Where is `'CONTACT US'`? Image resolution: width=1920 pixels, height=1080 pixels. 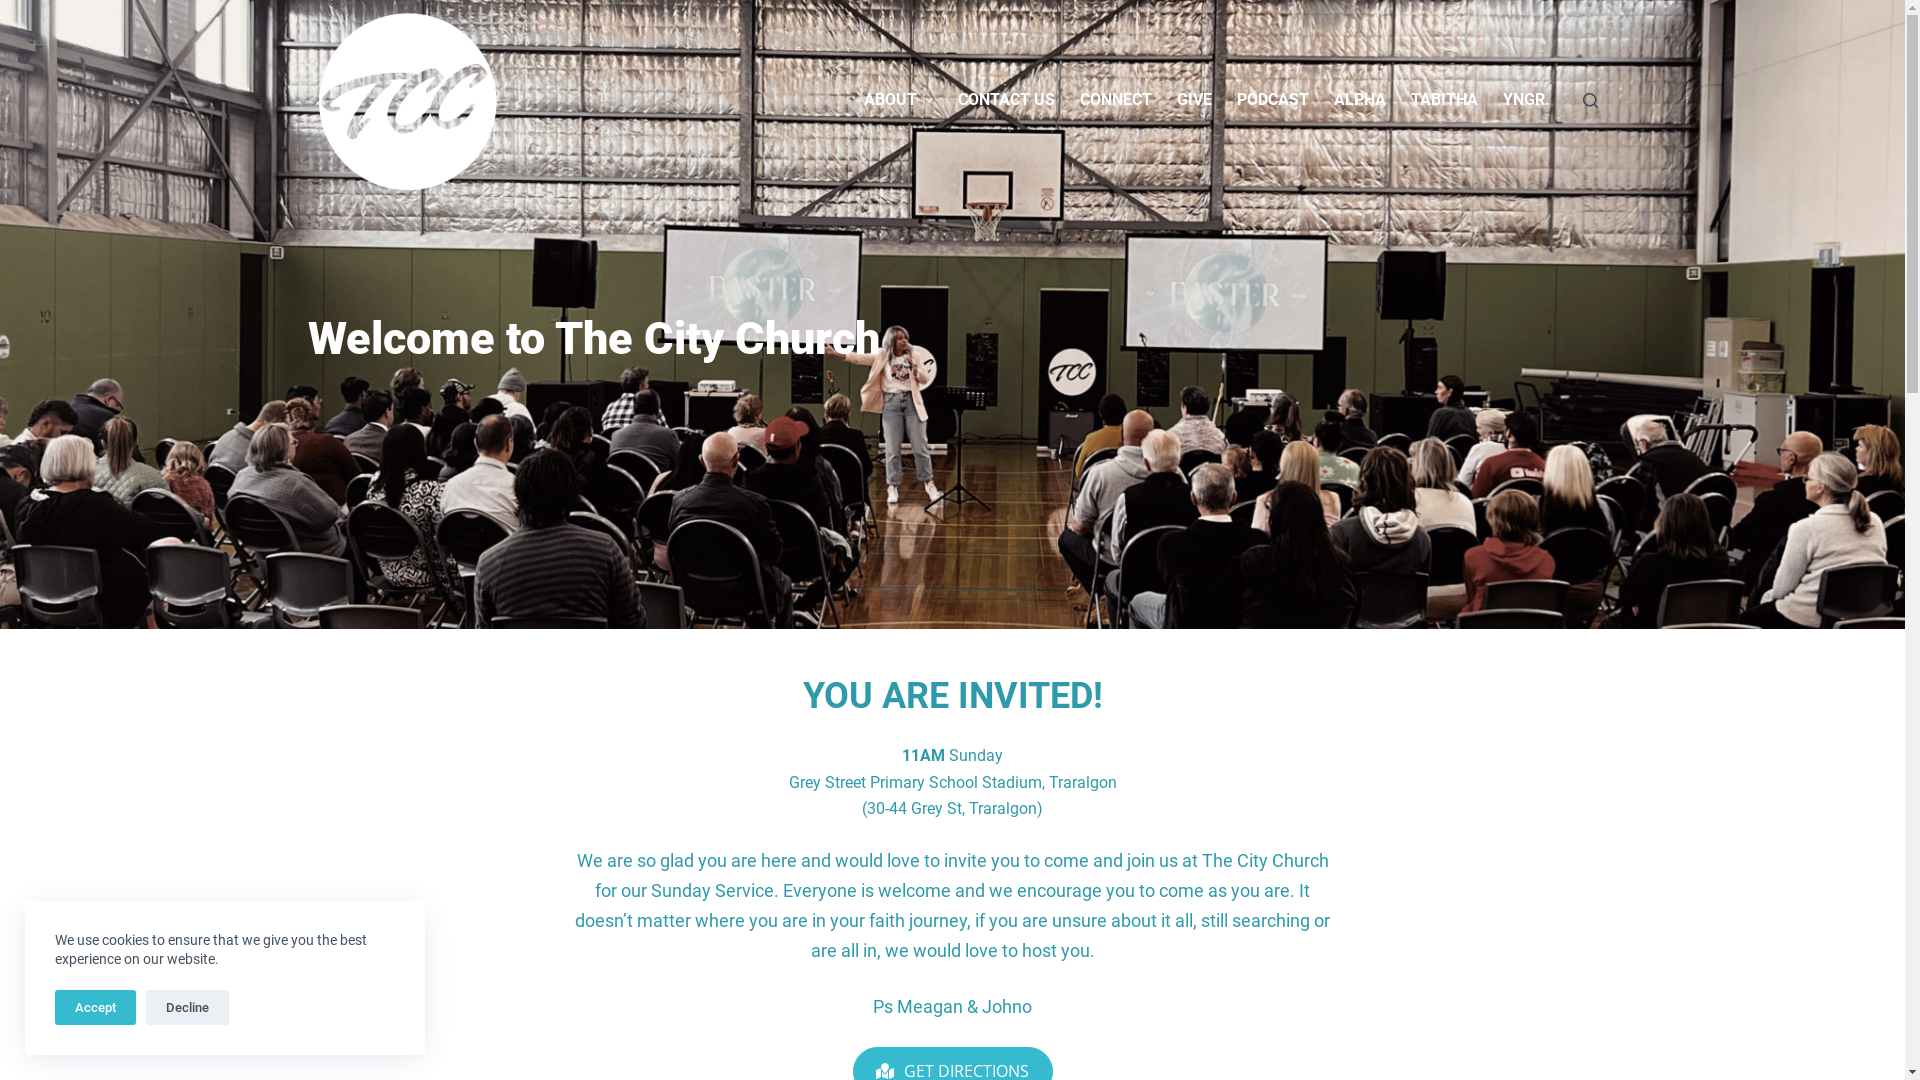 'CONTACT US' is located at coordinates (1007, 100).